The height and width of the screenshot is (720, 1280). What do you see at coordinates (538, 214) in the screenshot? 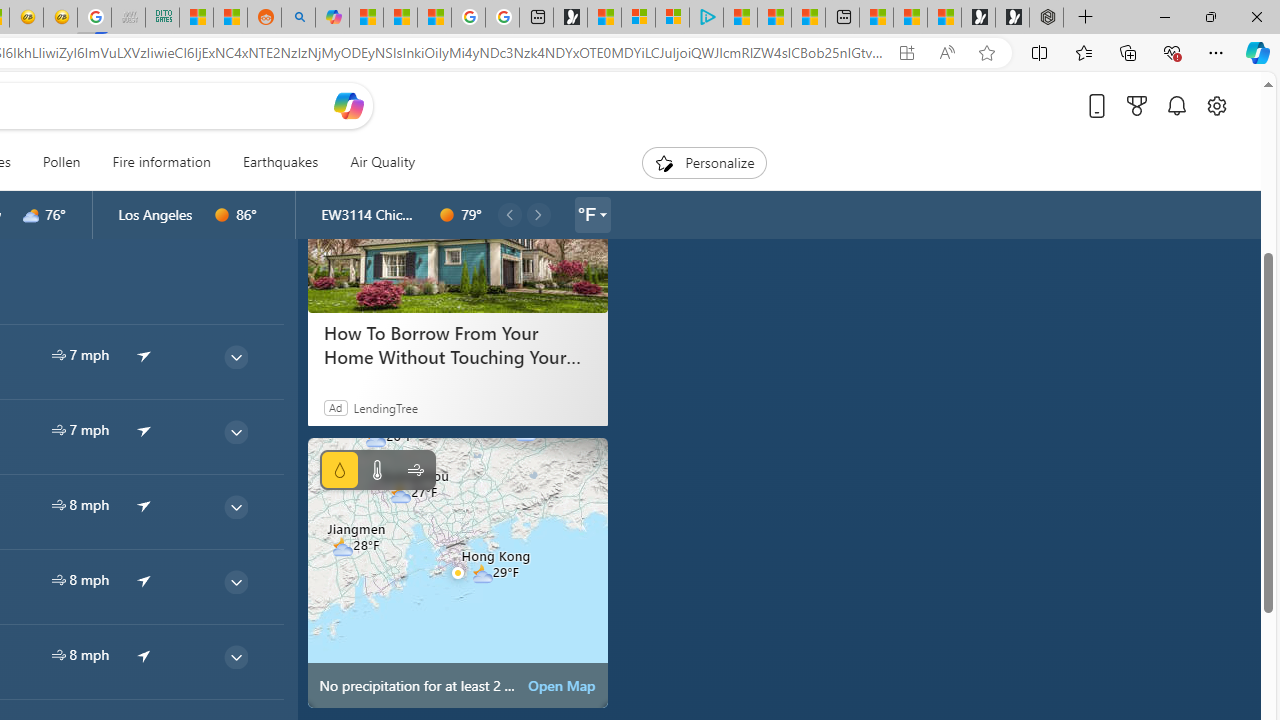
I see `'common/carouselChevron'` at bounding box center [538, 214].